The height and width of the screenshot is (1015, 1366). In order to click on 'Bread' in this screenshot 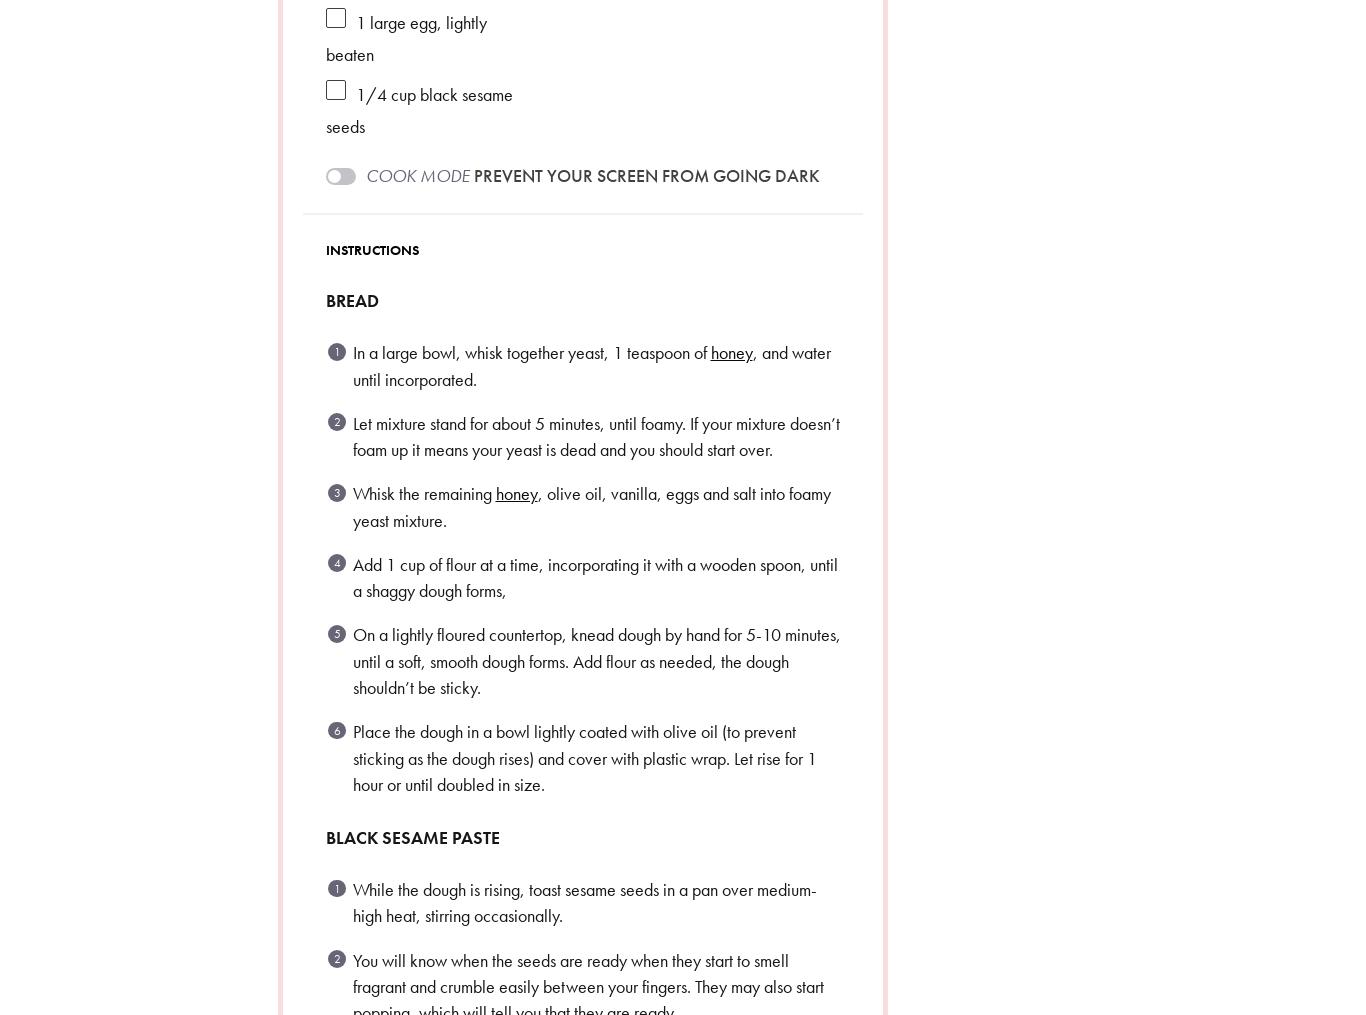, I will do `click(350, 299)`.